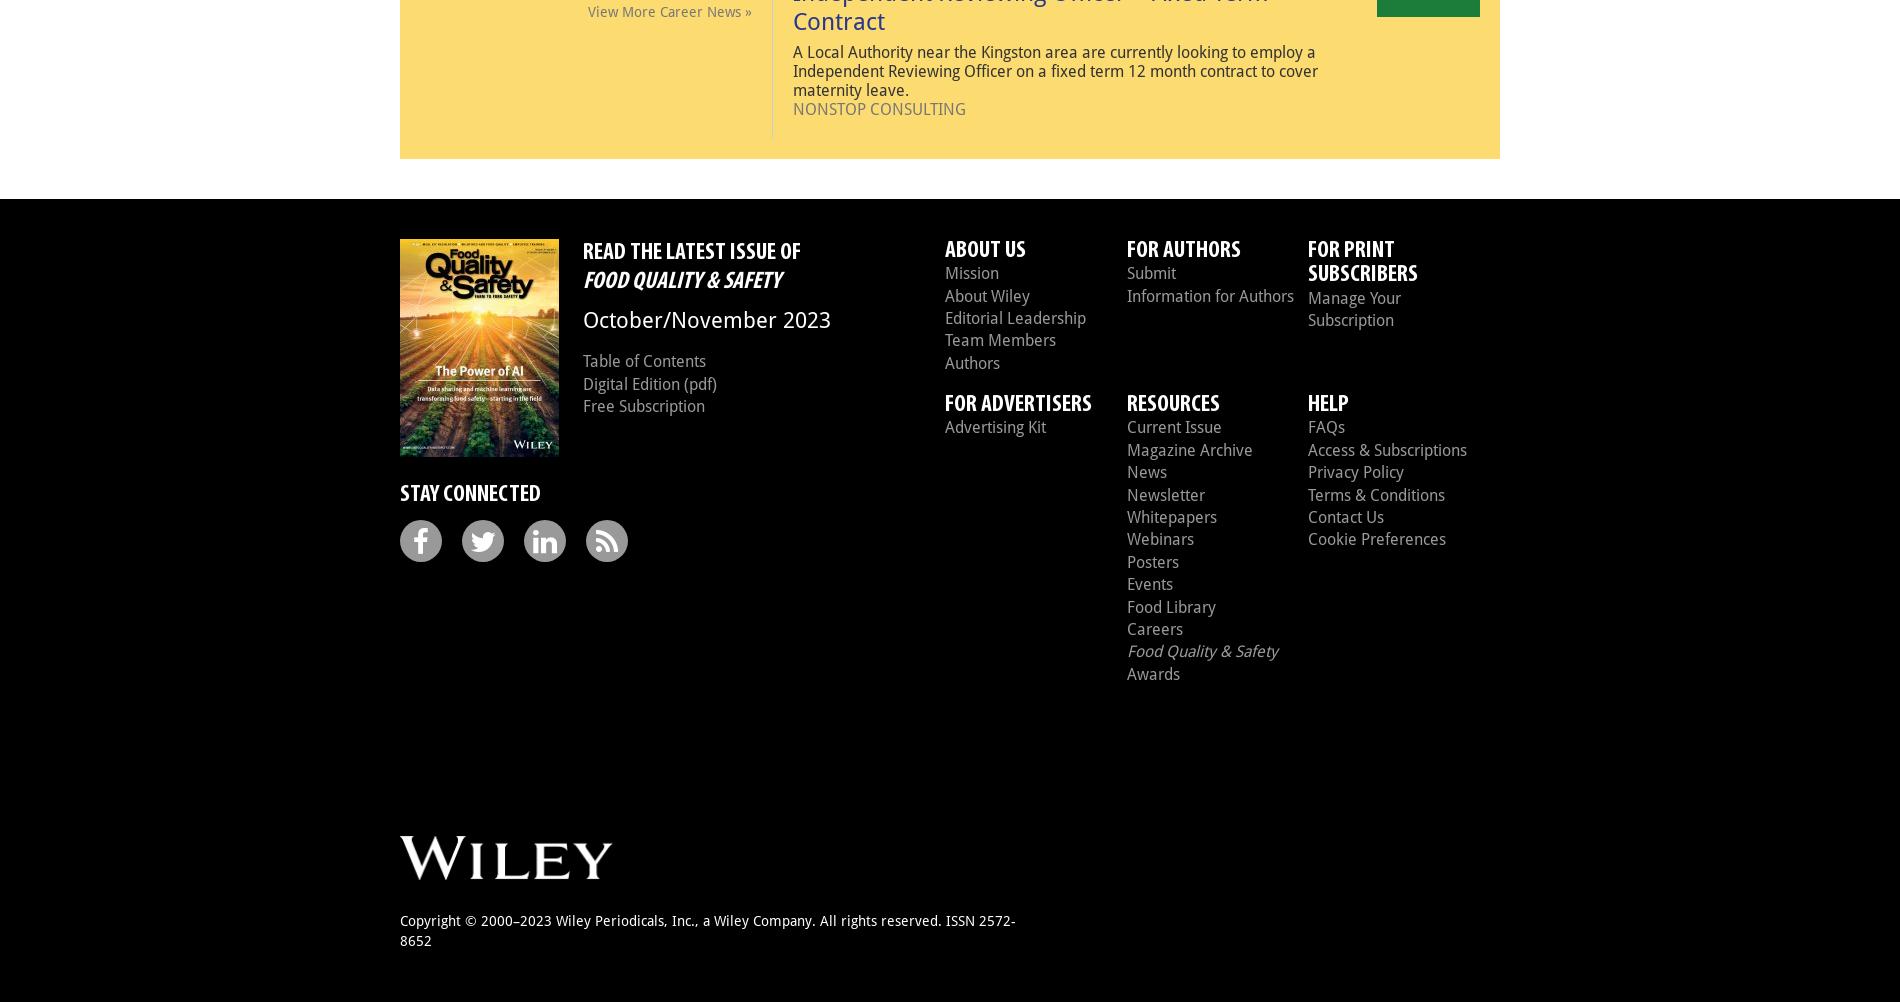  Describe the element at coordinates (644, 361) in the screenshot. I see `'Table of Contents'` at that location.